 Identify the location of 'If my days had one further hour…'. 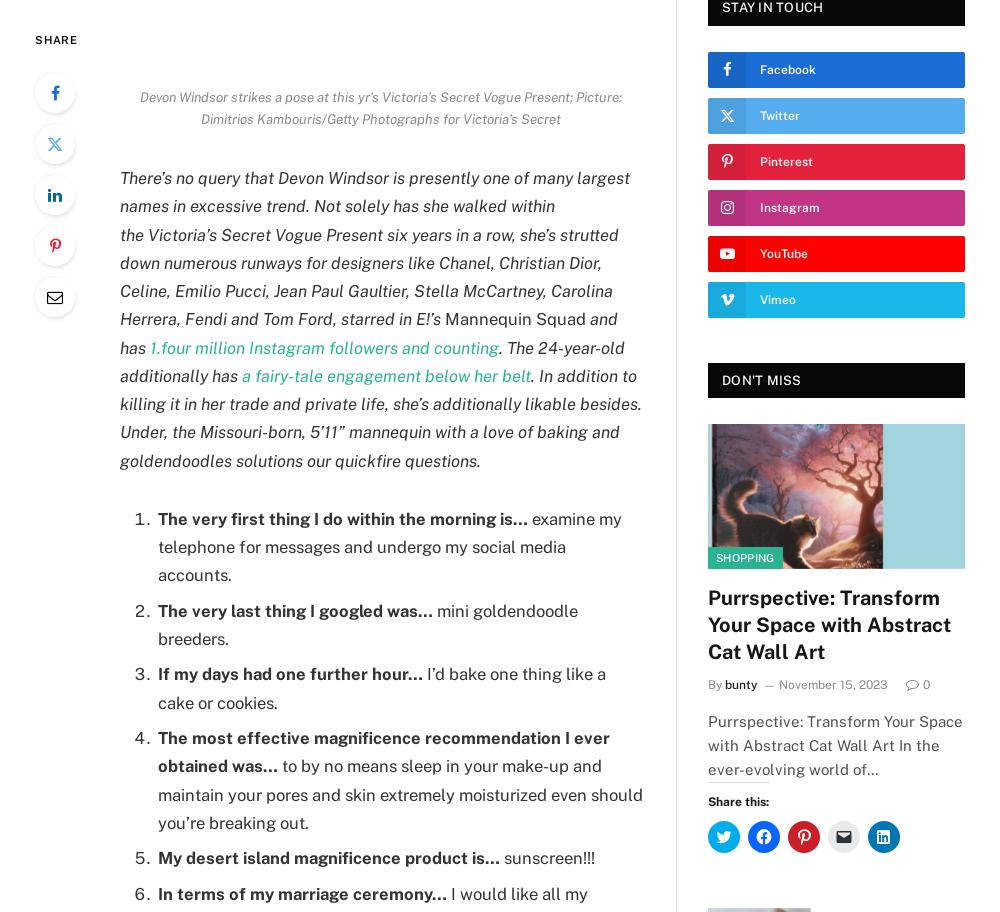
(290, 672).